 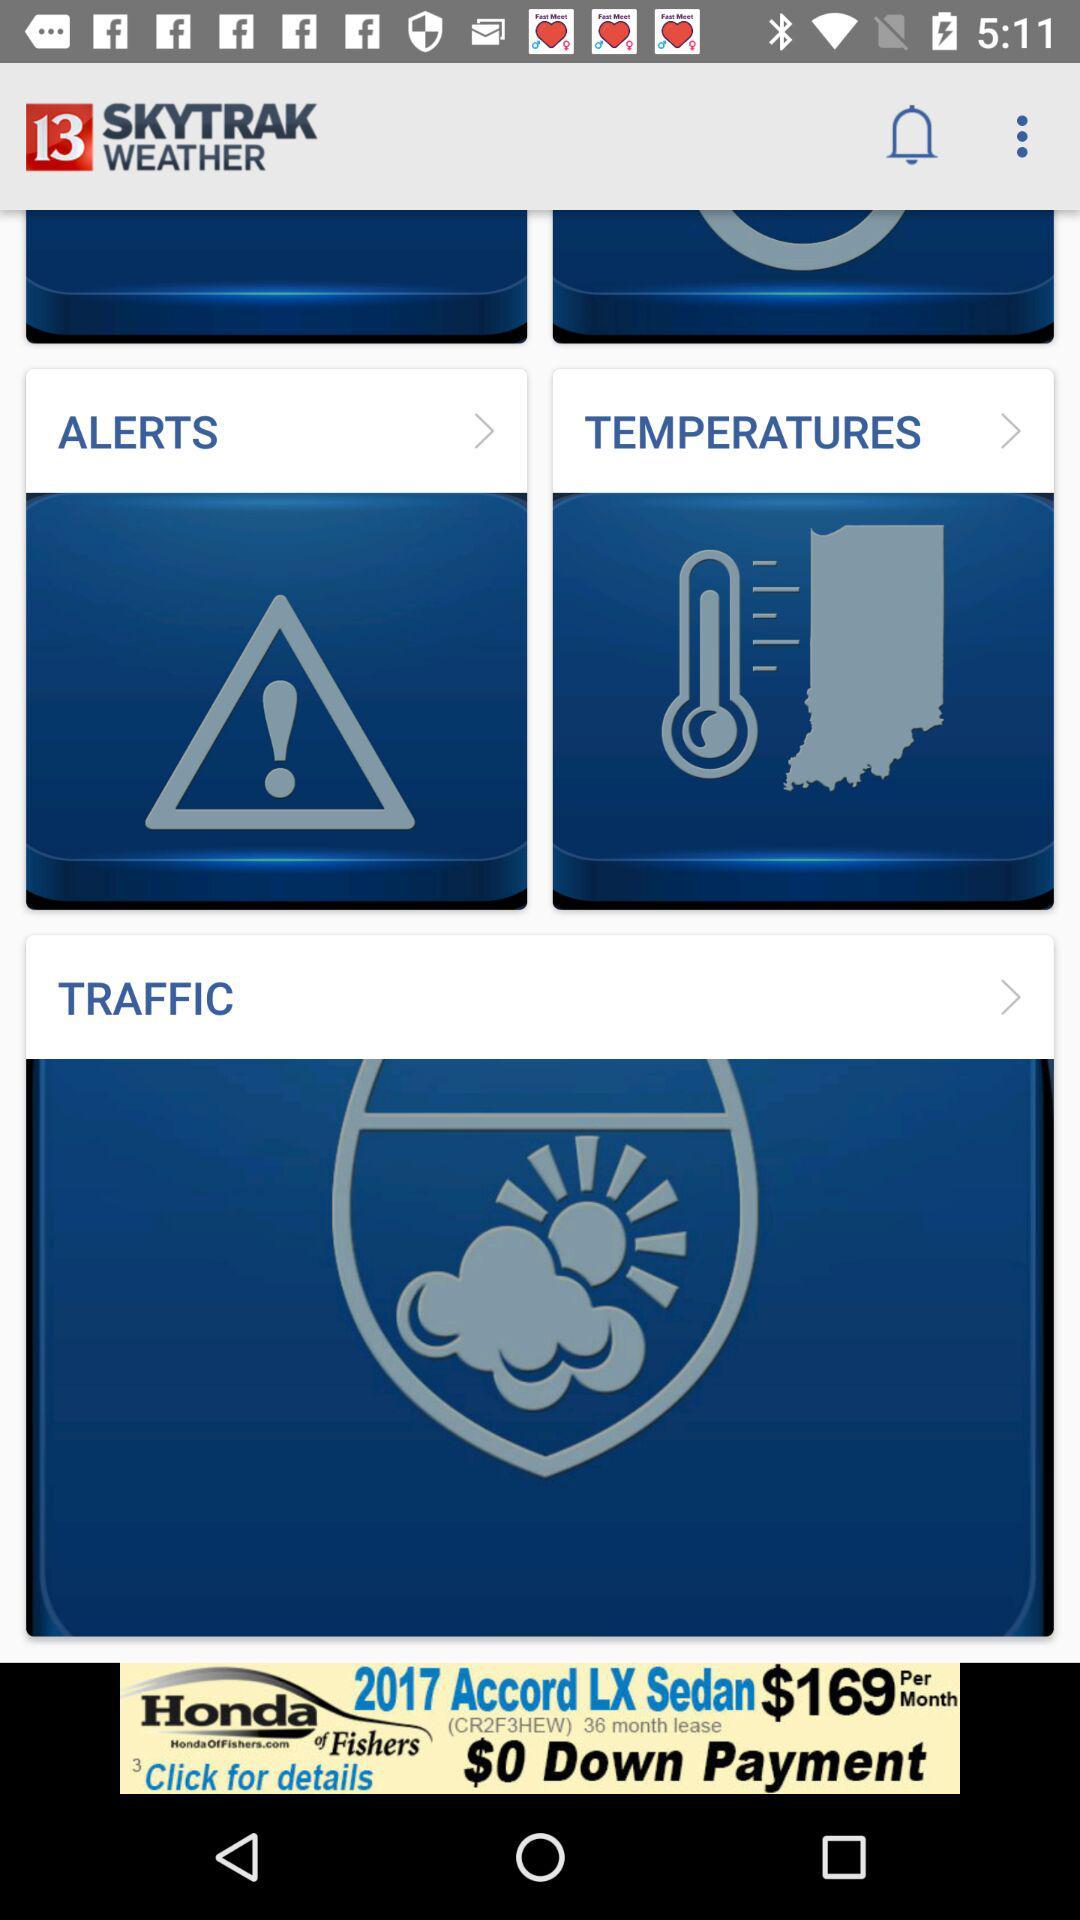 I want to click on the logo on the top left corner of the web page, so click(x=276, y=211).